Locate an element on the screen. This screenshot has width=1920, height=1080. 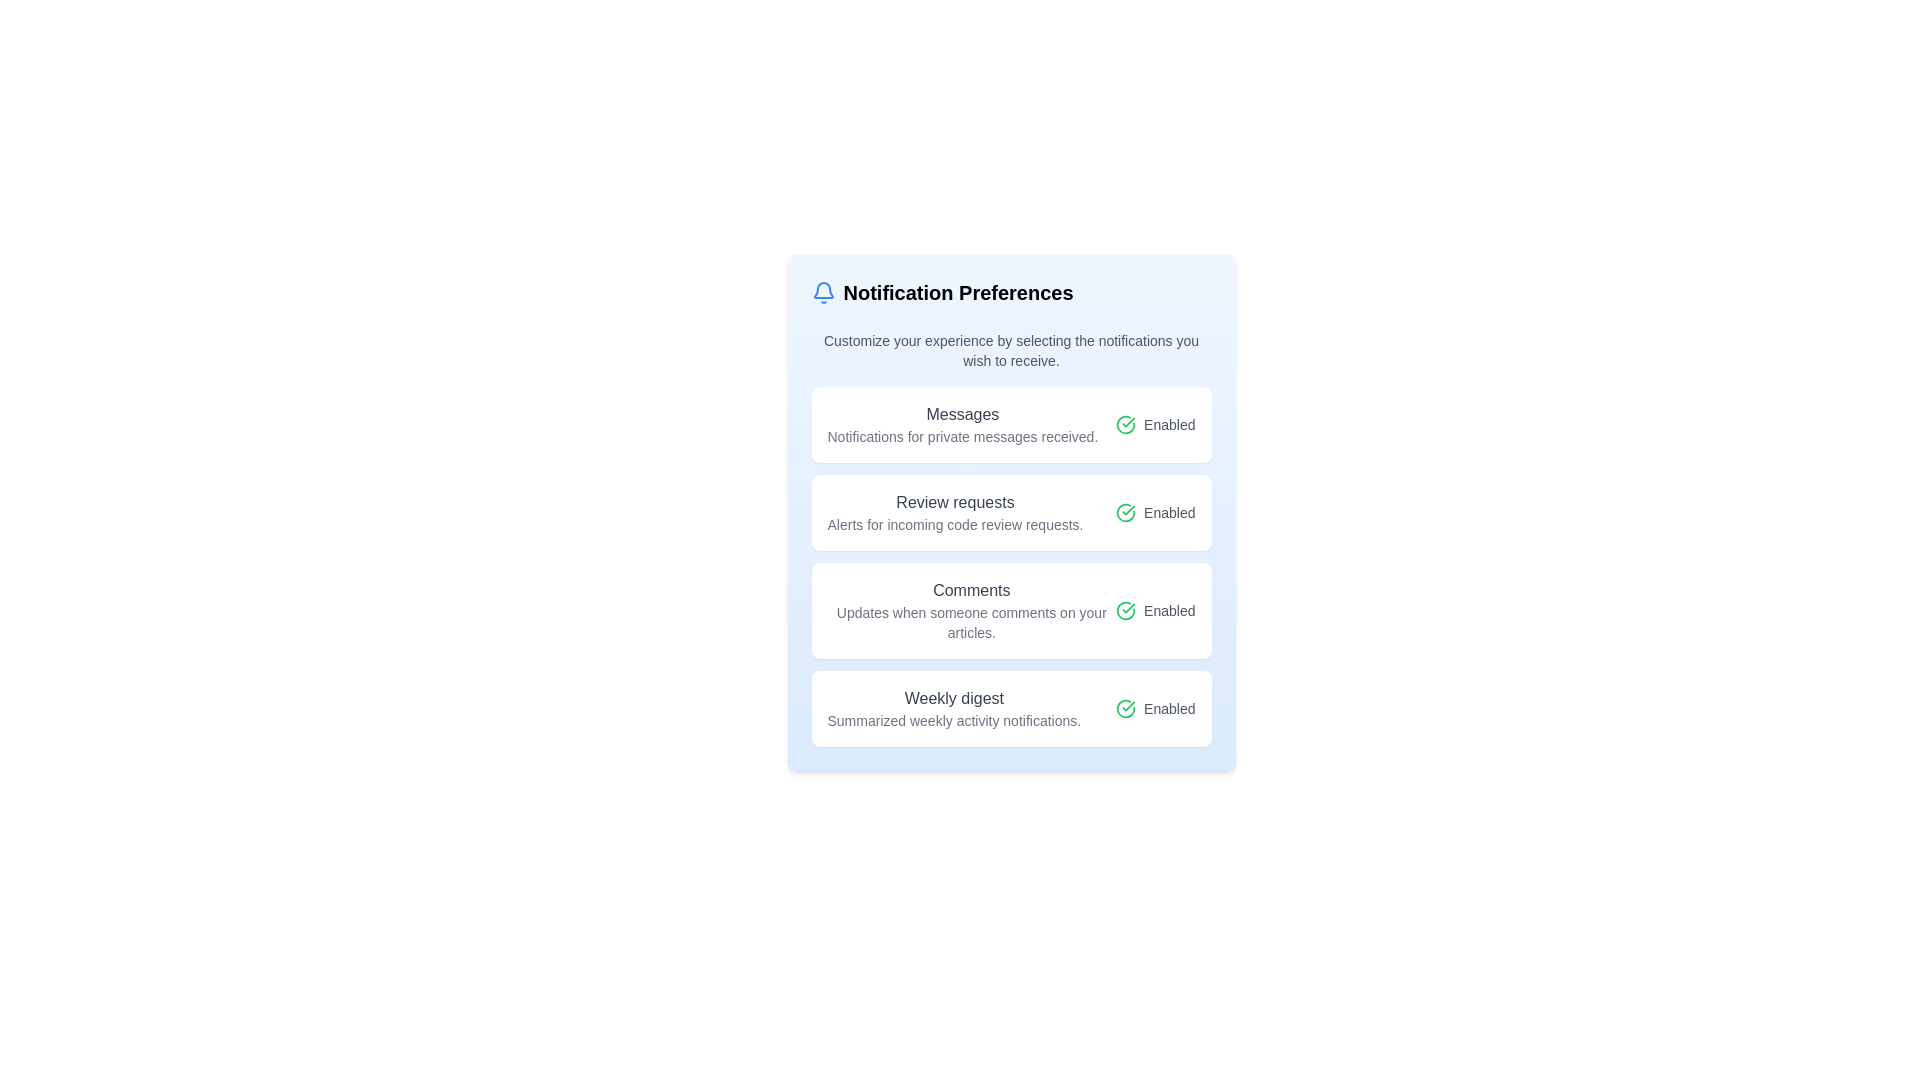
the text label reading 'Notifications for private messages received.' which is located below the title 'Messages' in the card layout is located at coordinates (962, 435).